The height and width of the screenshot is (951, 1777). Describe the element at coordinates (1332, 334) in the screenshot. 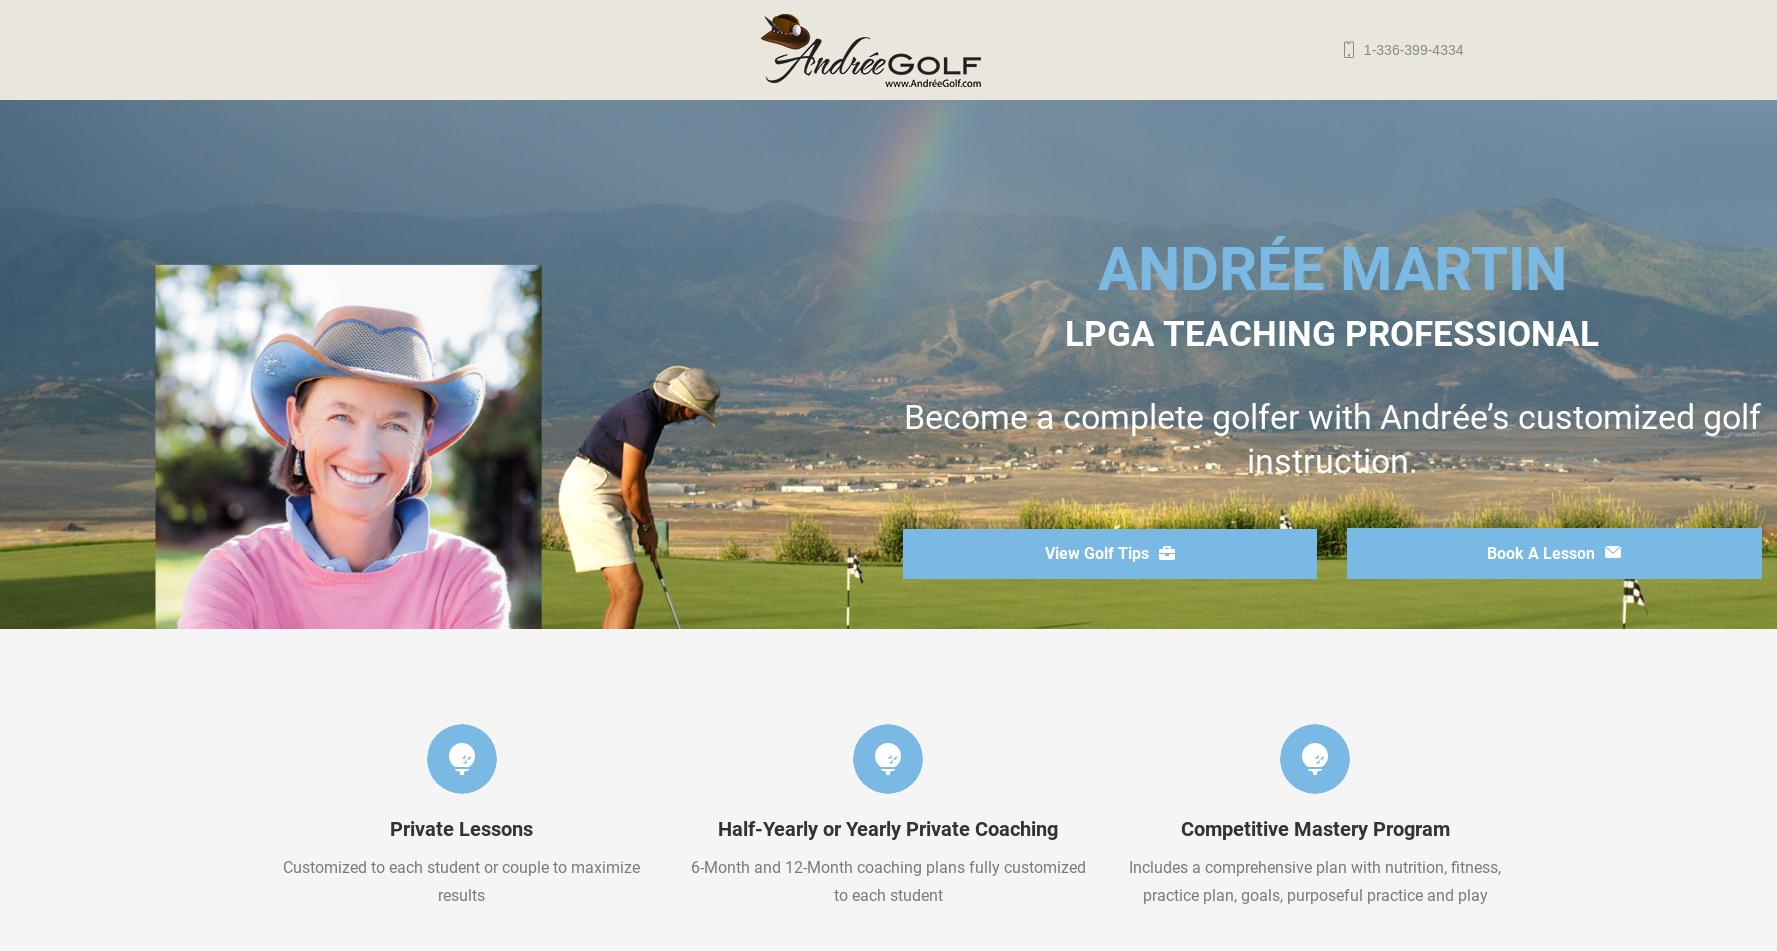

I see `'LPGA TEACHING PROFESSIONAL'` at that location.